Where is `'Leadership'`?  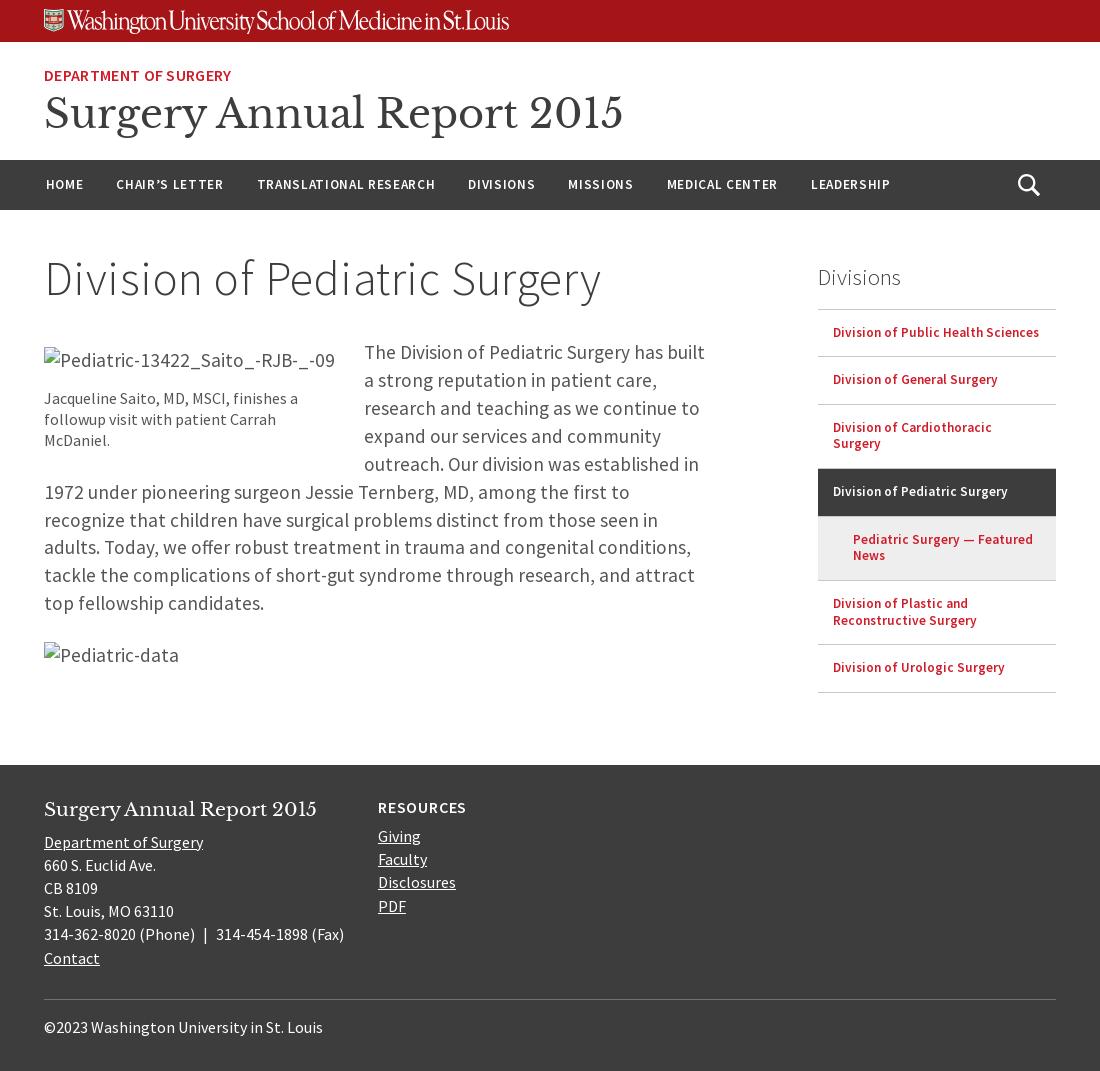 'Leadership' is located at coordinates (849, 183).